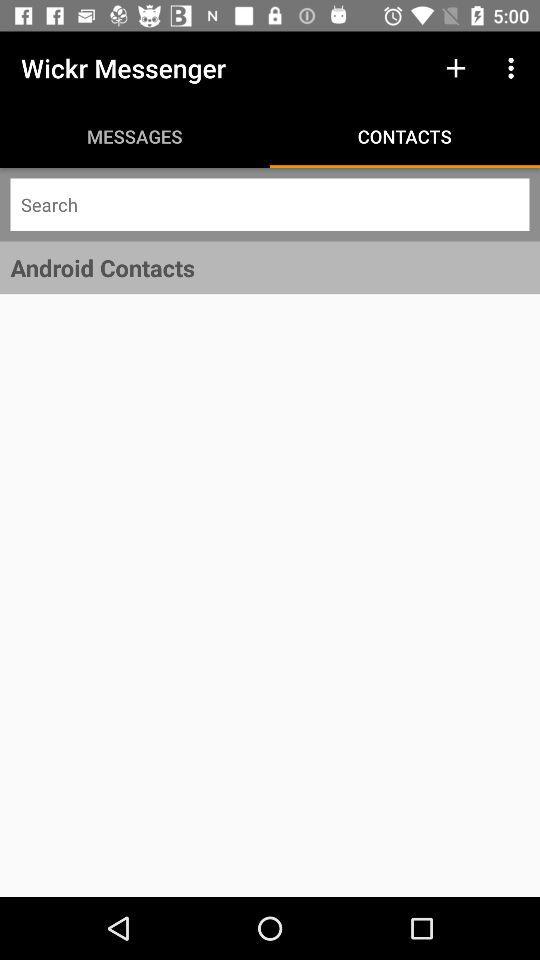 Image resolution: width=540 pixels, height=960 pixels. I want to click on the icon above contacts, so click(455, 68).